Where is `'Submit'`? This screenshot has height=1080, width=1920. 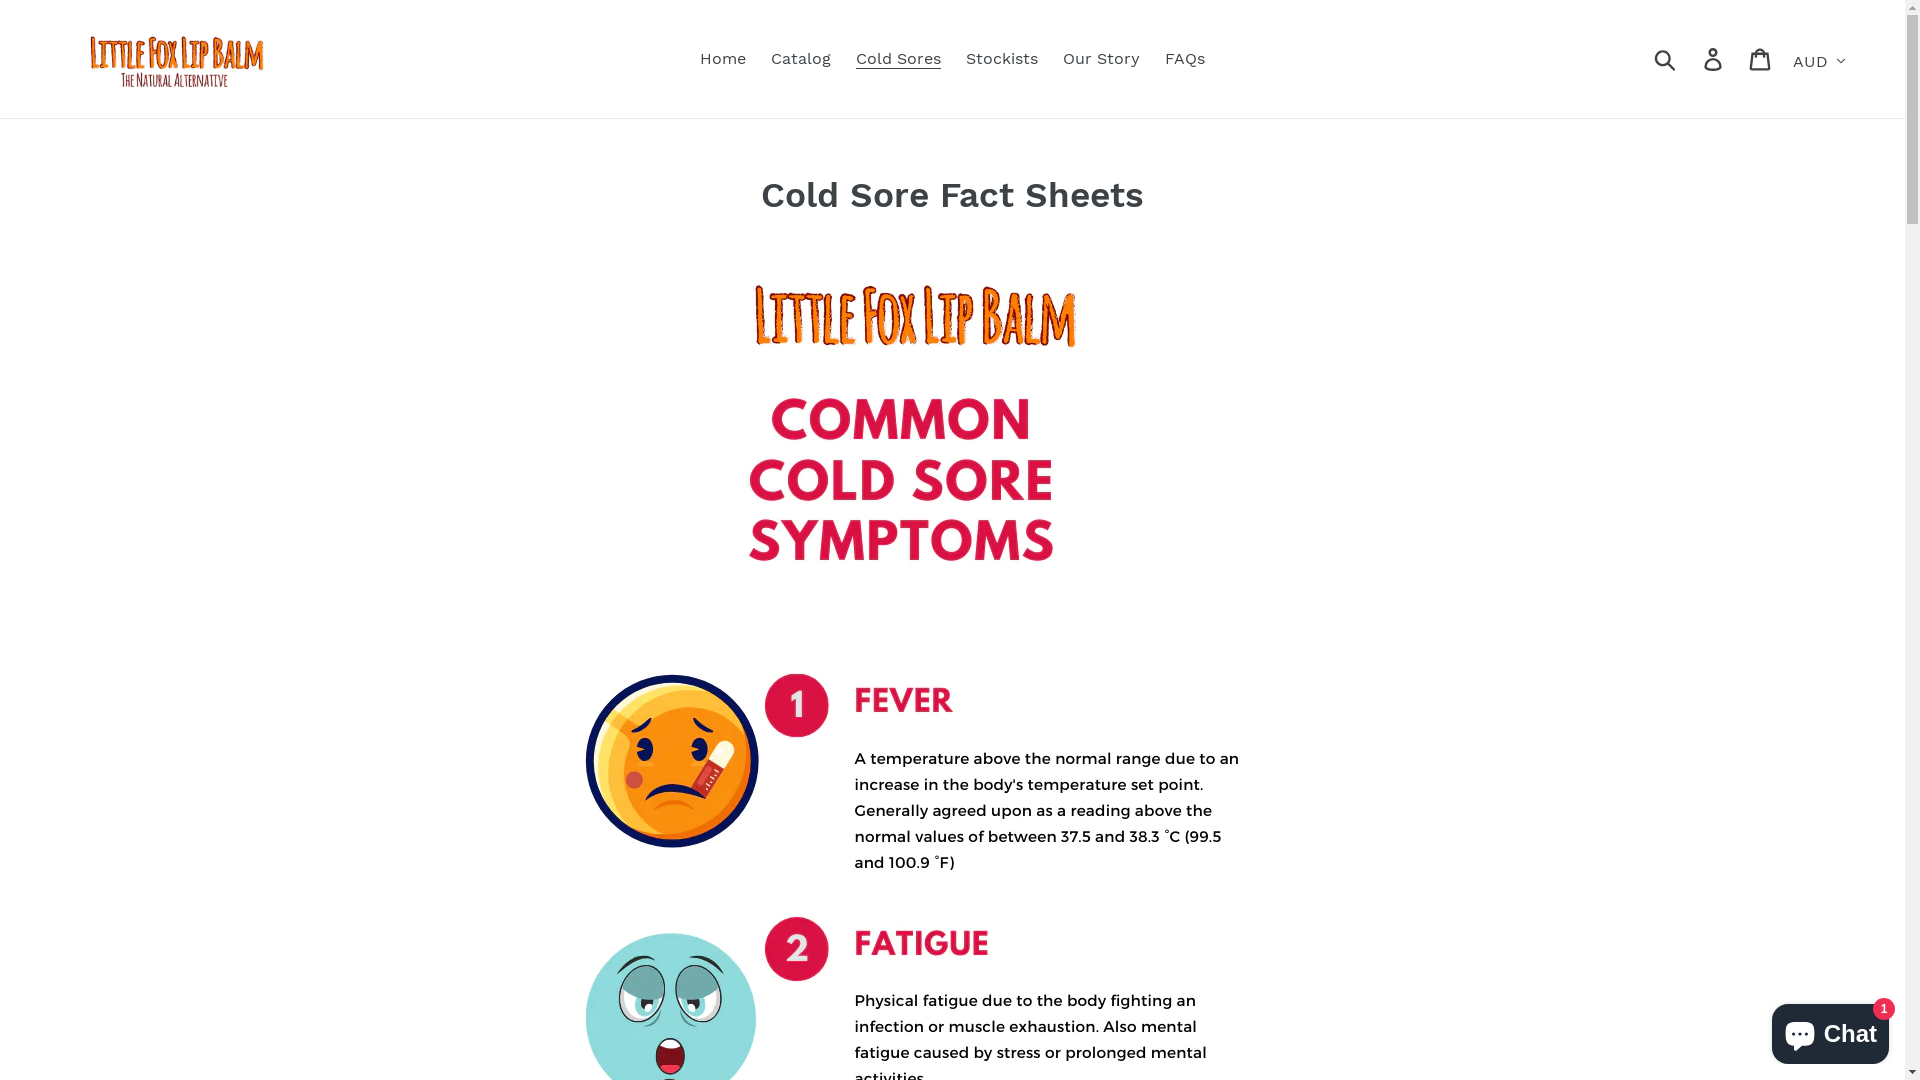 'Submit' is located at coordinates (1666, 57).